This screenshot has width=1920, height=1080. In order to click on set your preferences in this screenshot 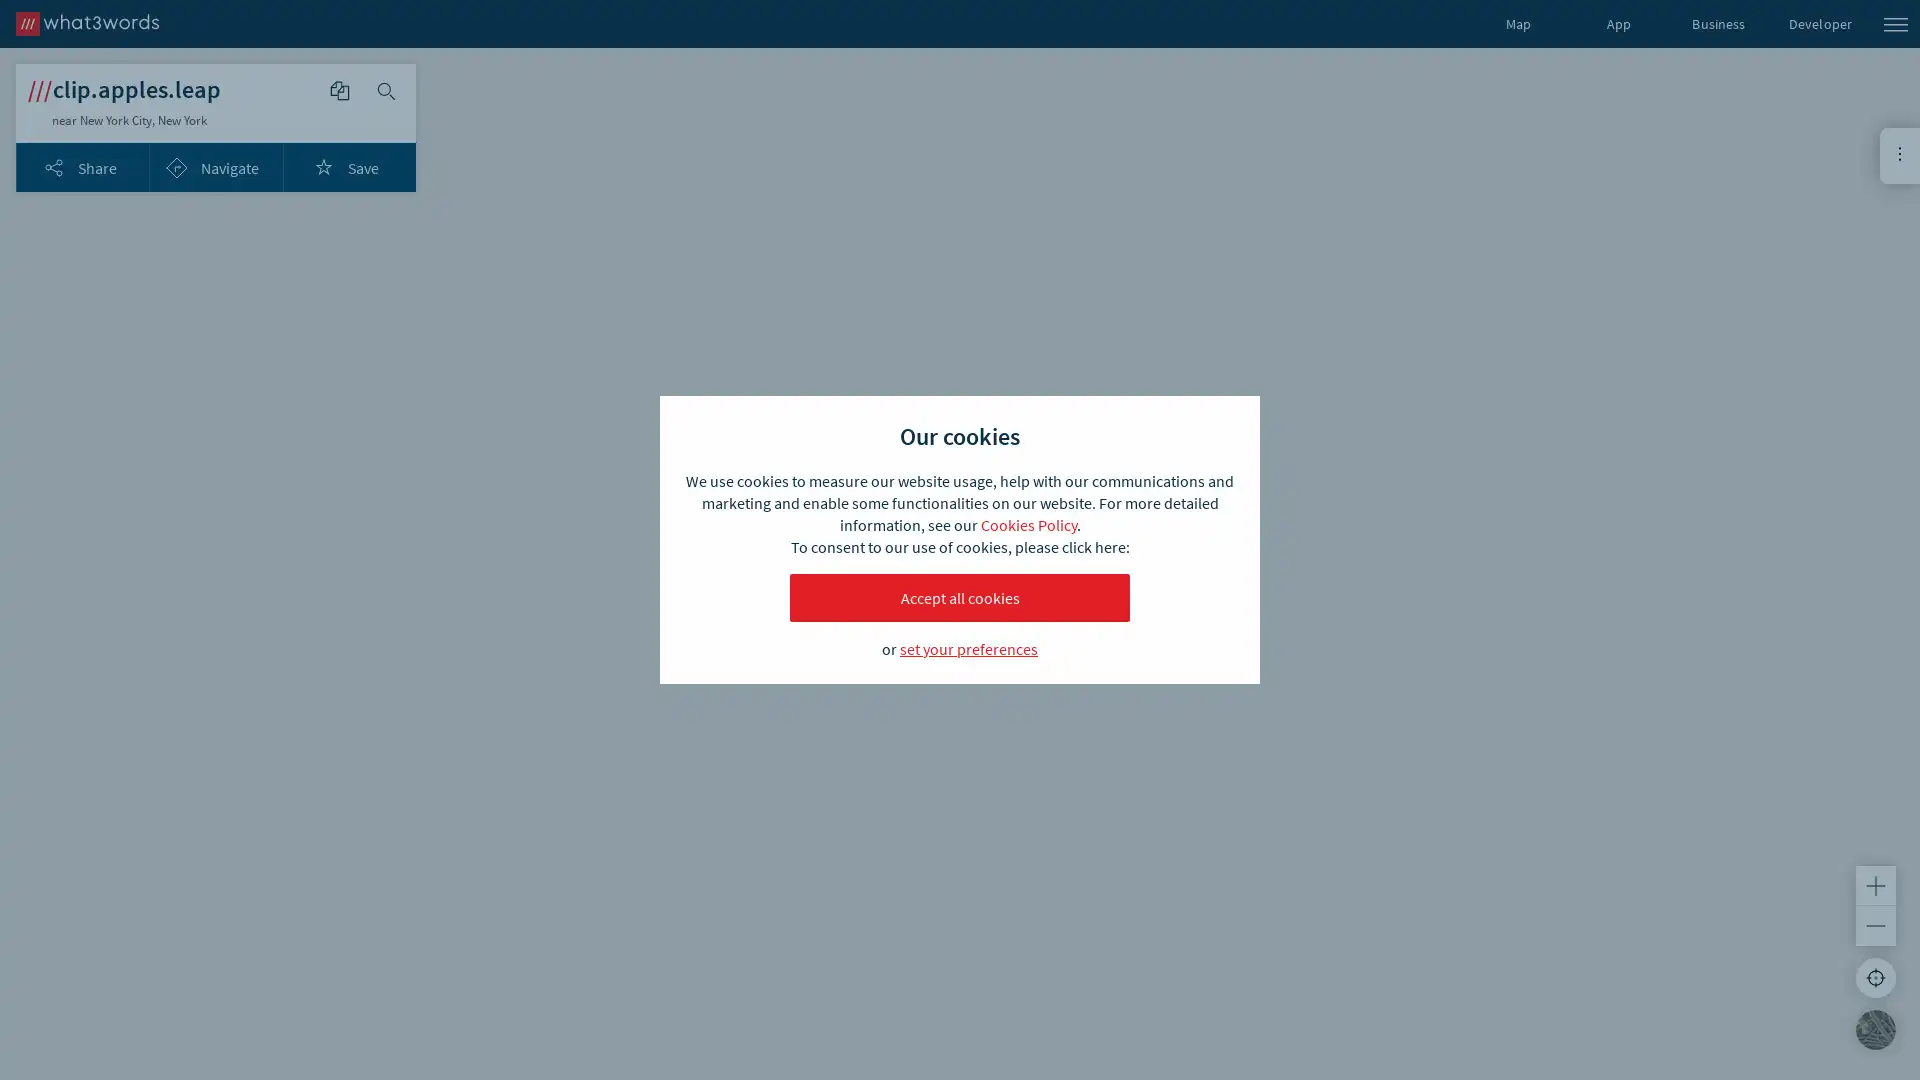, I will do `click(969, 648)`.